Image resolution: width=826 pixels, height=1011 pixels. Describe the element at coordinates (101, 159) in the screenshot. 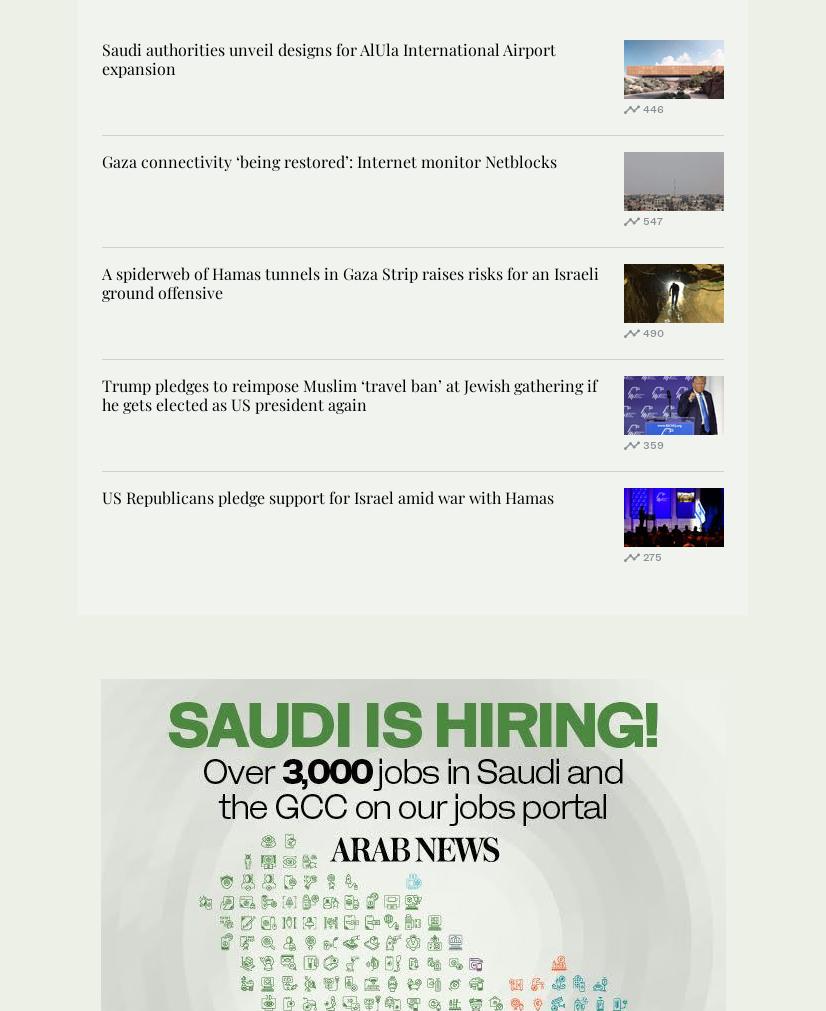

I see `'Gaza connectivity ‘being restored’: Internet monitor Netblocks'` at that location.